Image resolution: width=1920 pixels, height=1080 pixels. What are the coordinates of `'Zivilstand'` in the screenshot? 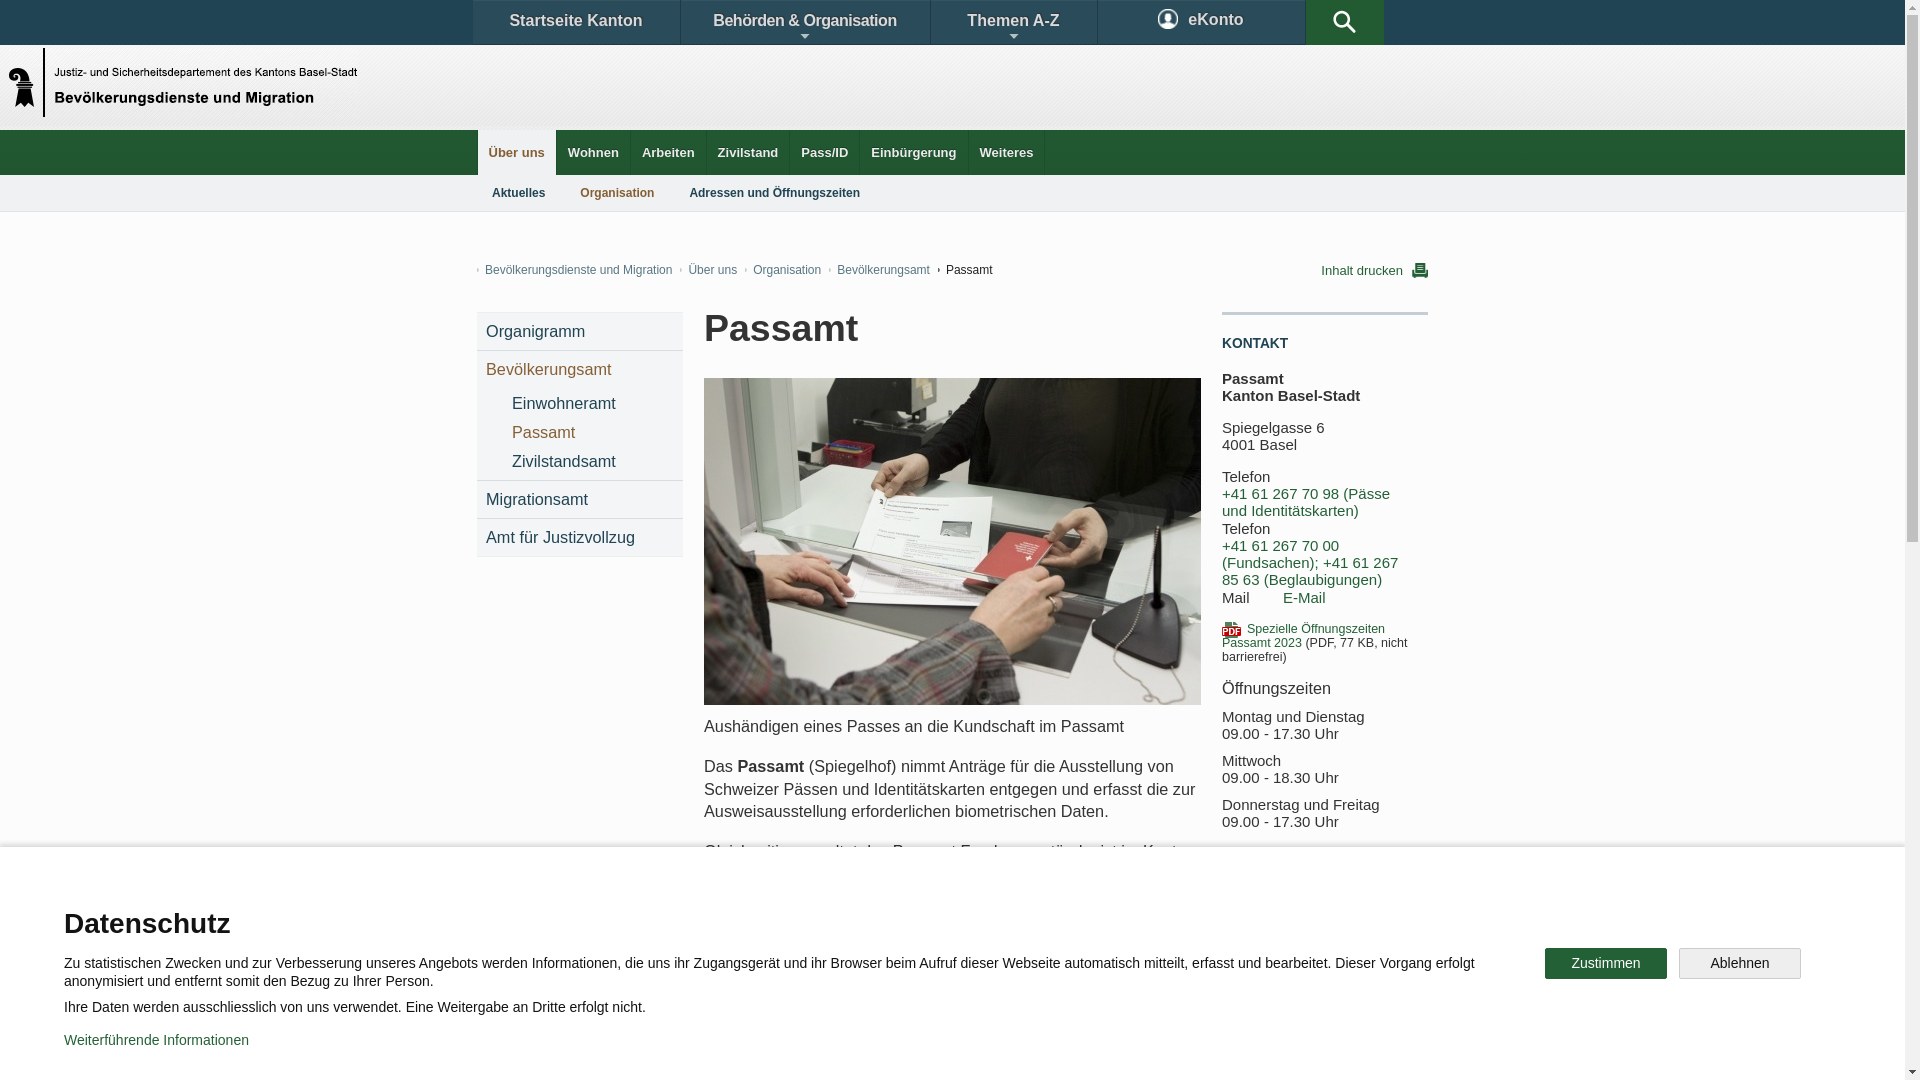 It's located at (747, 151).